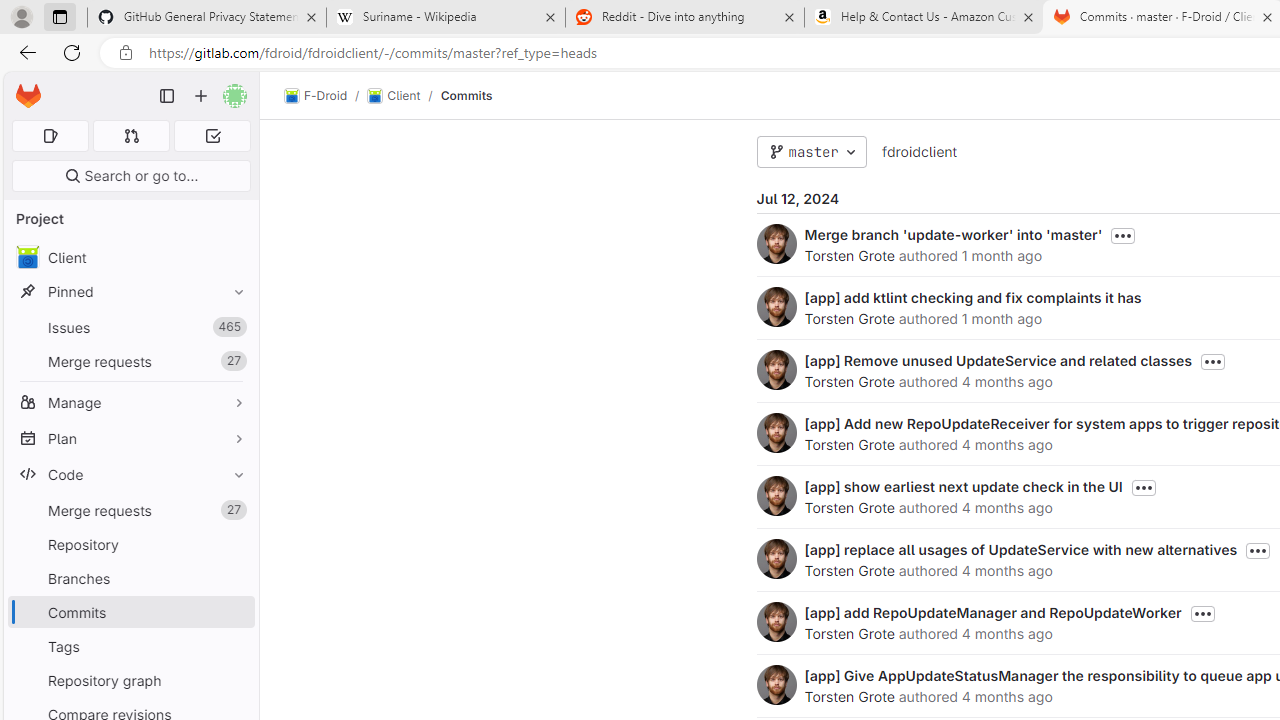  Describe the element at coordinates (130, 402) in the screenshot. I see `'Manage'` at that location.